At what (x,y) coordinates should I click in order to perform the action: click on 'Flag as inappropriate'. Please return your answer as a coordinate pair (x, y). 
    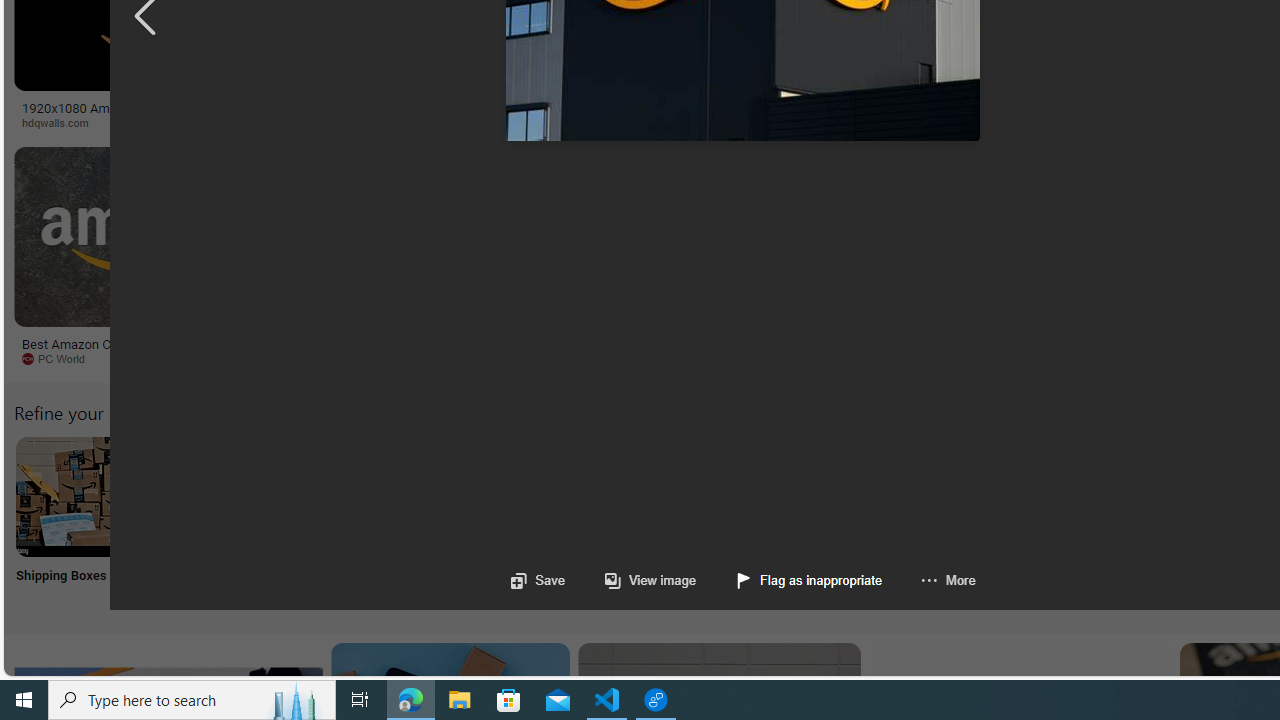
    Looking at the image, I should click on (809, 580).